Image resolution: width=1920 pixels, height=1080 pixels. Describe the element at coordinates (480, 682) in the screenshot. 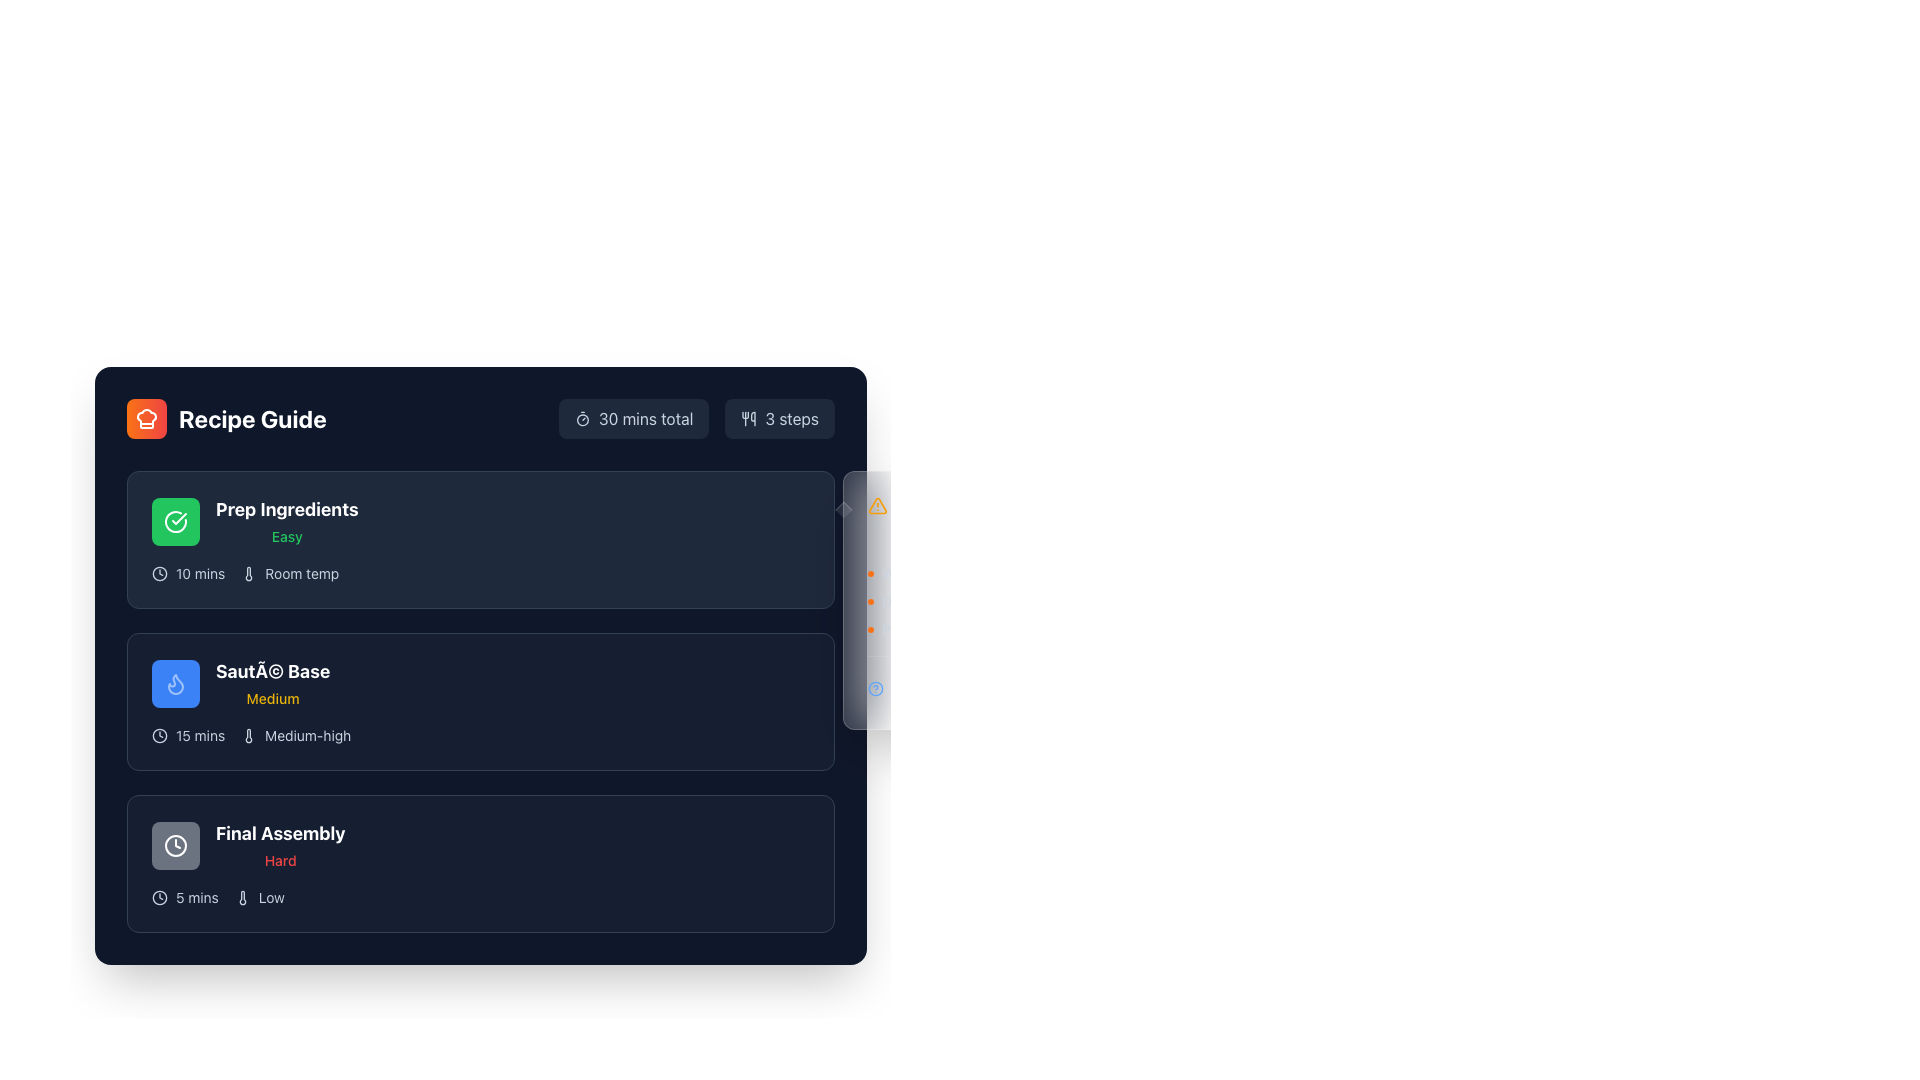

I see `the 'Sauté Base' recipe step in the grouped information display` at that location.